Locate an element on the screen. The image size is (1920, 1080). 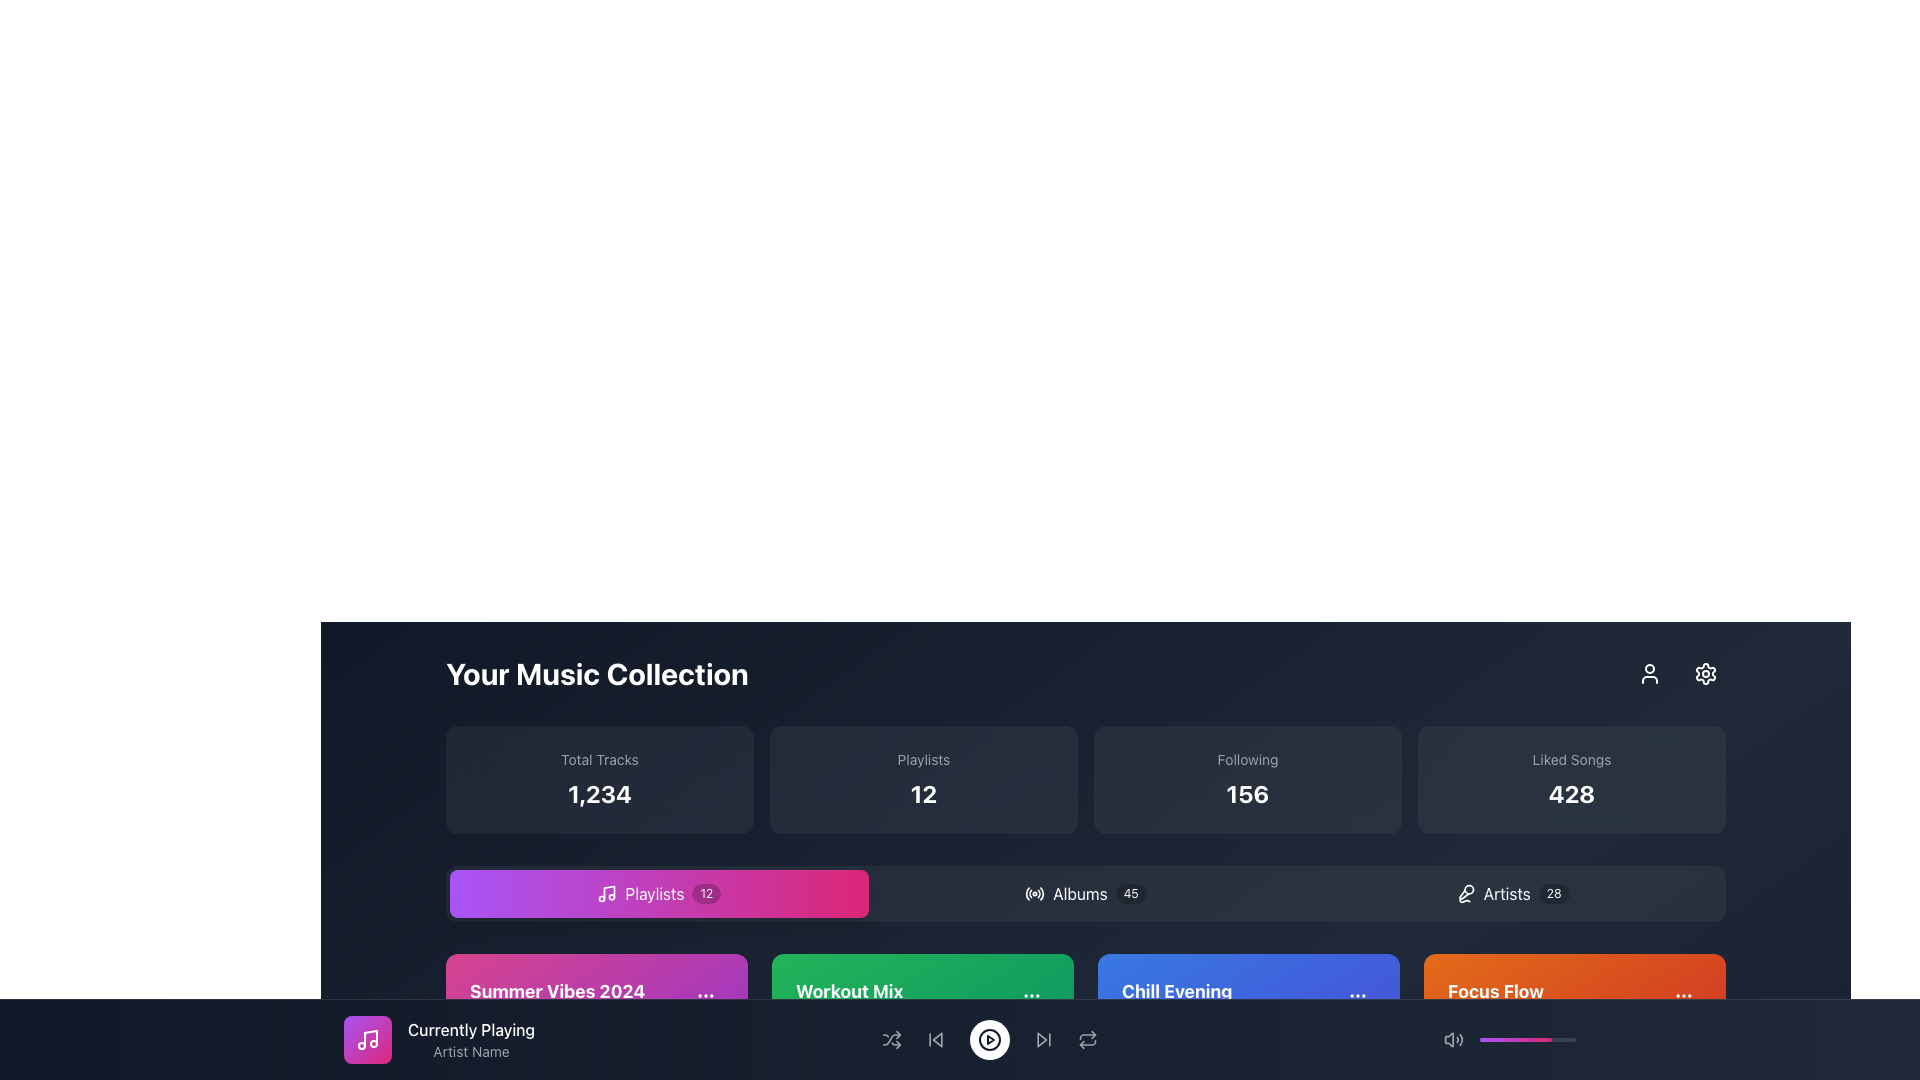
the decorative 'Albums' icon located to the left of the 'Albums' text is located at coordinates (1035, 893).